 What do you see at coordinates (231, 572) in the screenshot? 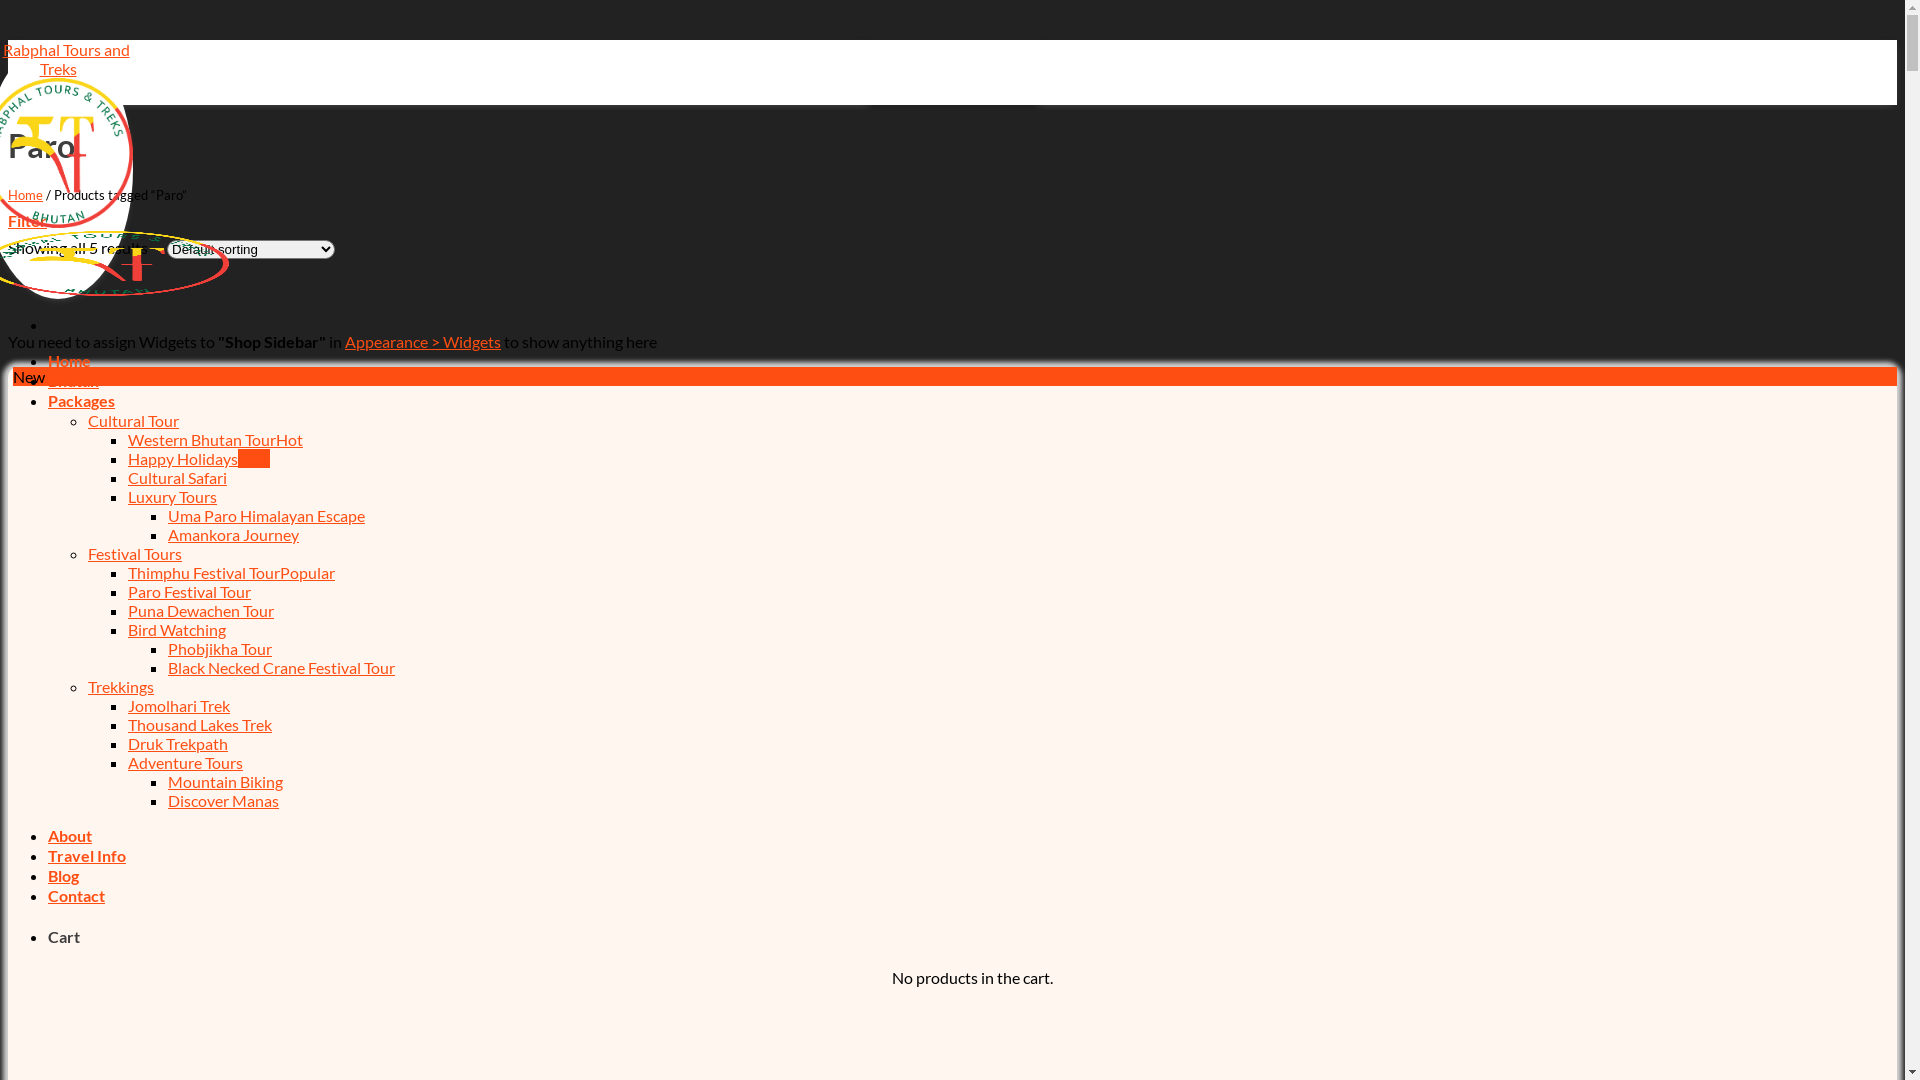
I see `'Thimphu Festival Tour'` at bounding box center [231, 572].